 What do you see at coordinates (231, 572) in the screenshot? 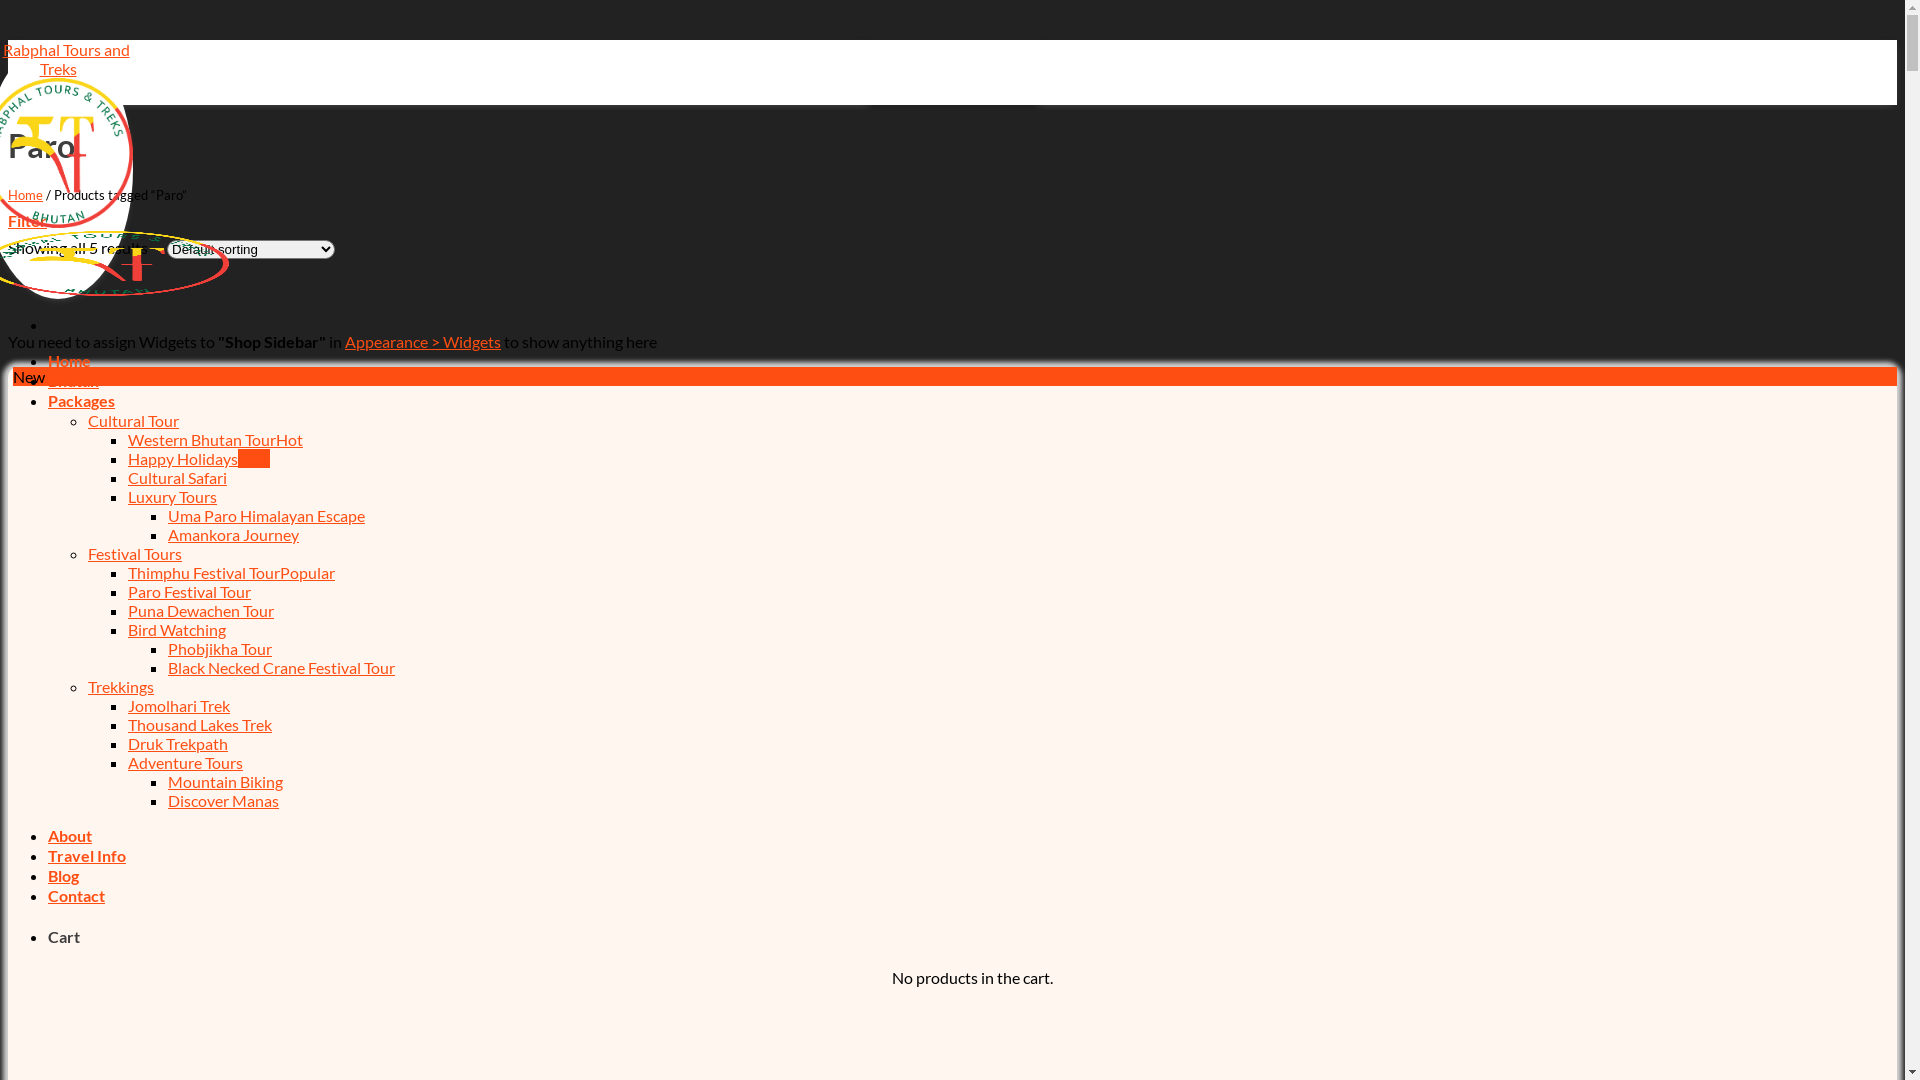
I see `'Thimphu Festival Tour'` at bounding box center [231, 572].